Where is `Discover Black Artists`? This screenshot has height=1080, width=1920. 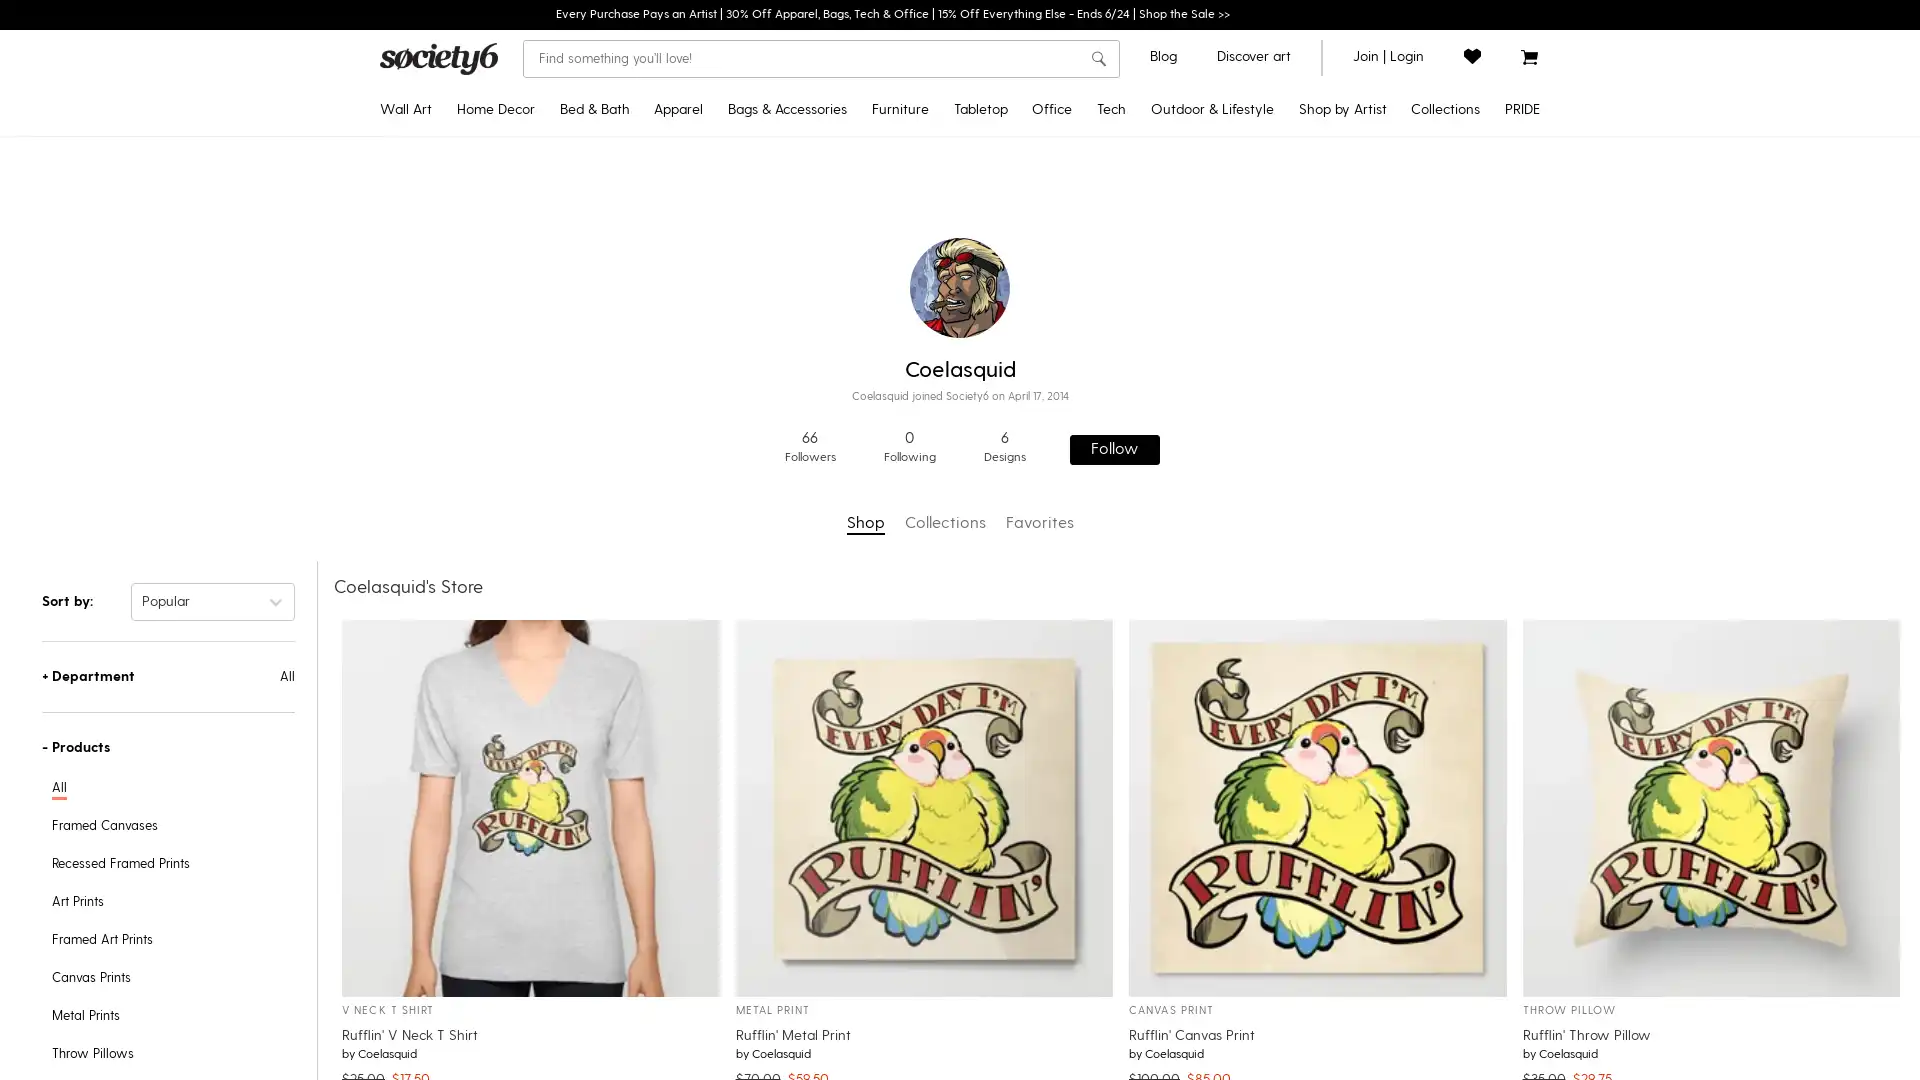 Discover Black Artists is located at coordinates (1288, 256).